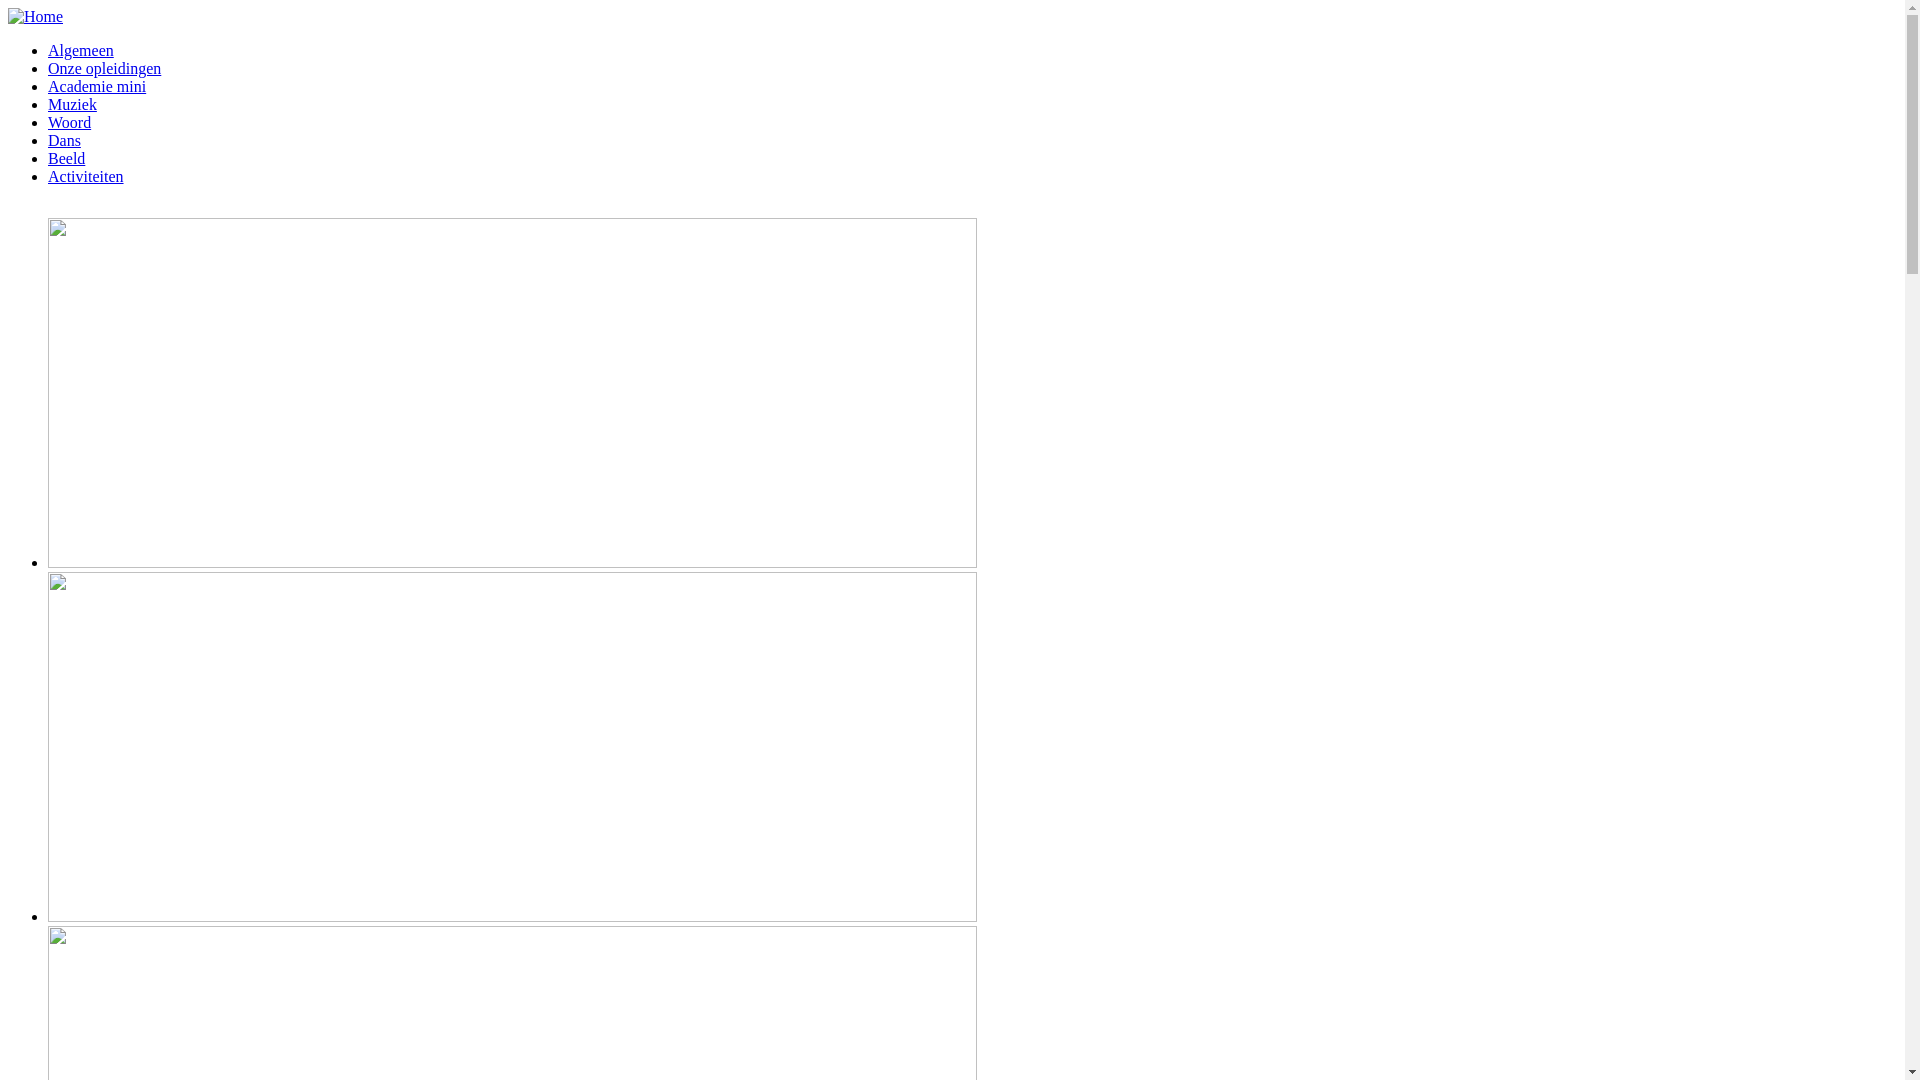 This screenshot has height=1080, width=1920. Describe the element at coordinates (72, 104) in the screenshot. I see `'Muziek'` at that location.